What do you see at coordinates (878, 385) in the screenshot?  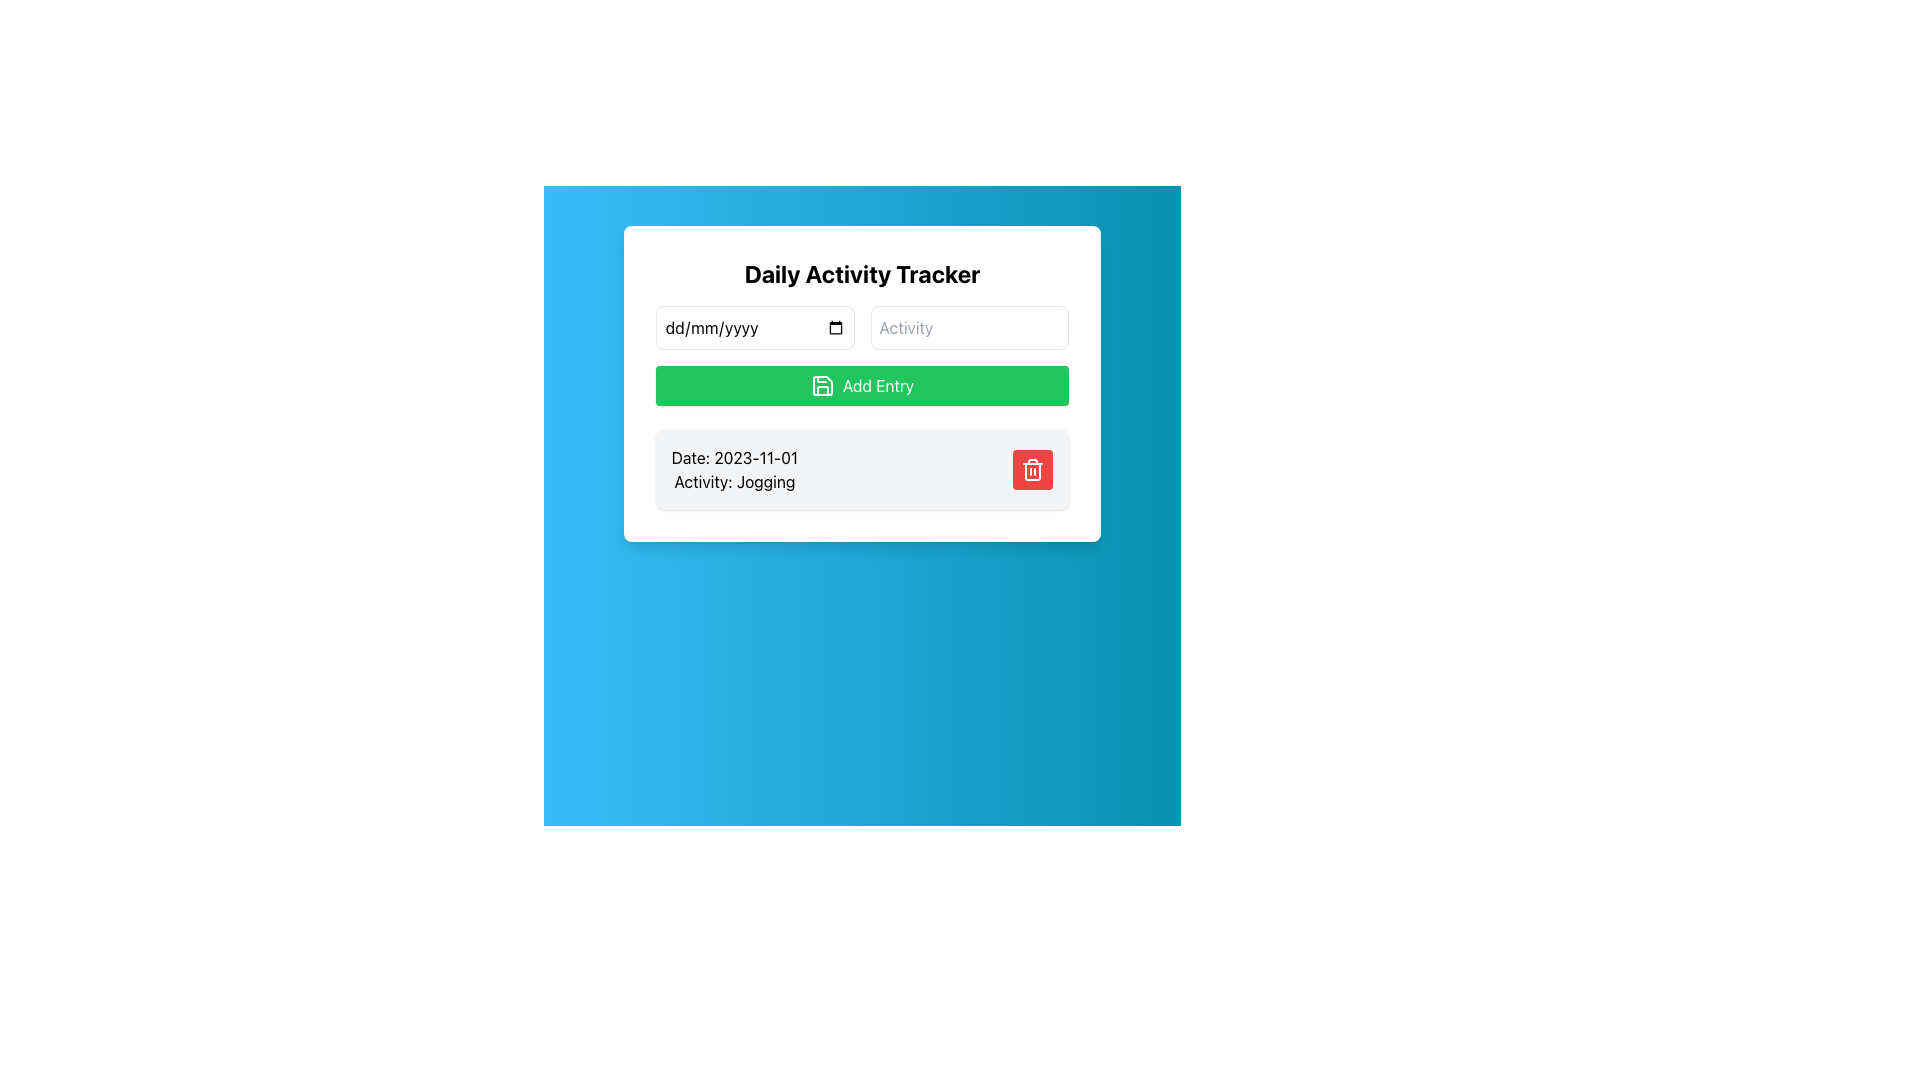 I see `the button labeled 'Add Entry' which is green and located below the input fields for date and activity, positioned to the right of a save icon` at bounding box center [878, 385].